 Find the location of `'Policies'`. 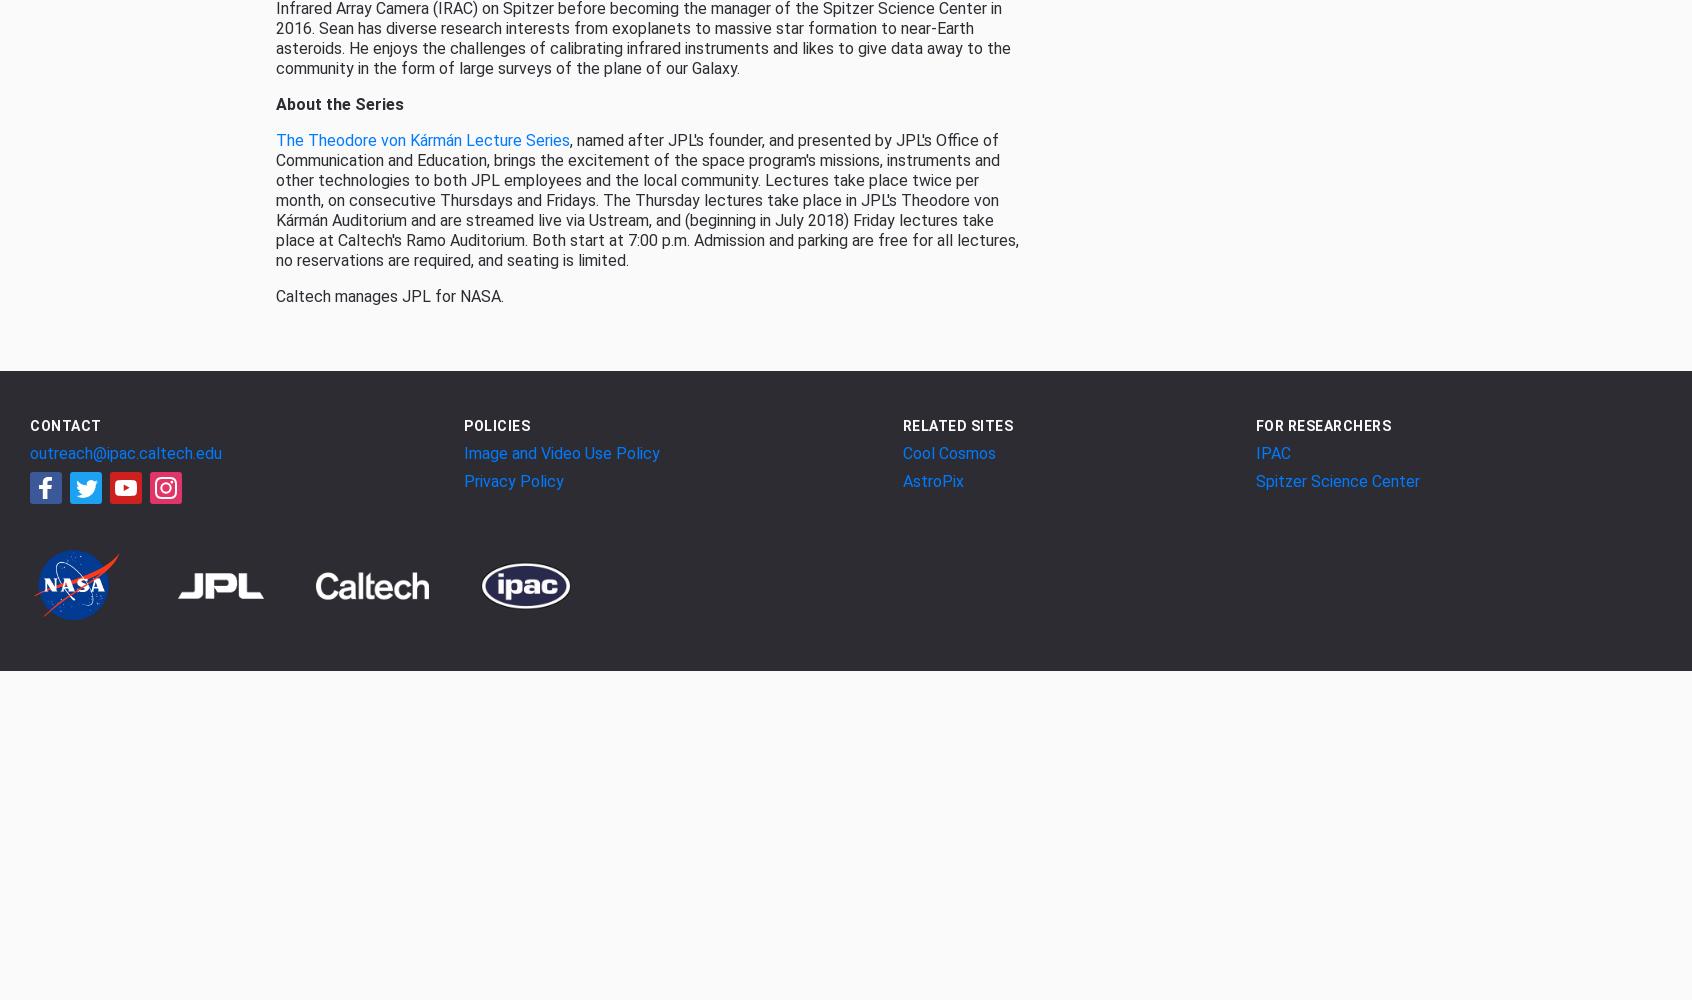

'Policies' is located at coordinates (496, 425).